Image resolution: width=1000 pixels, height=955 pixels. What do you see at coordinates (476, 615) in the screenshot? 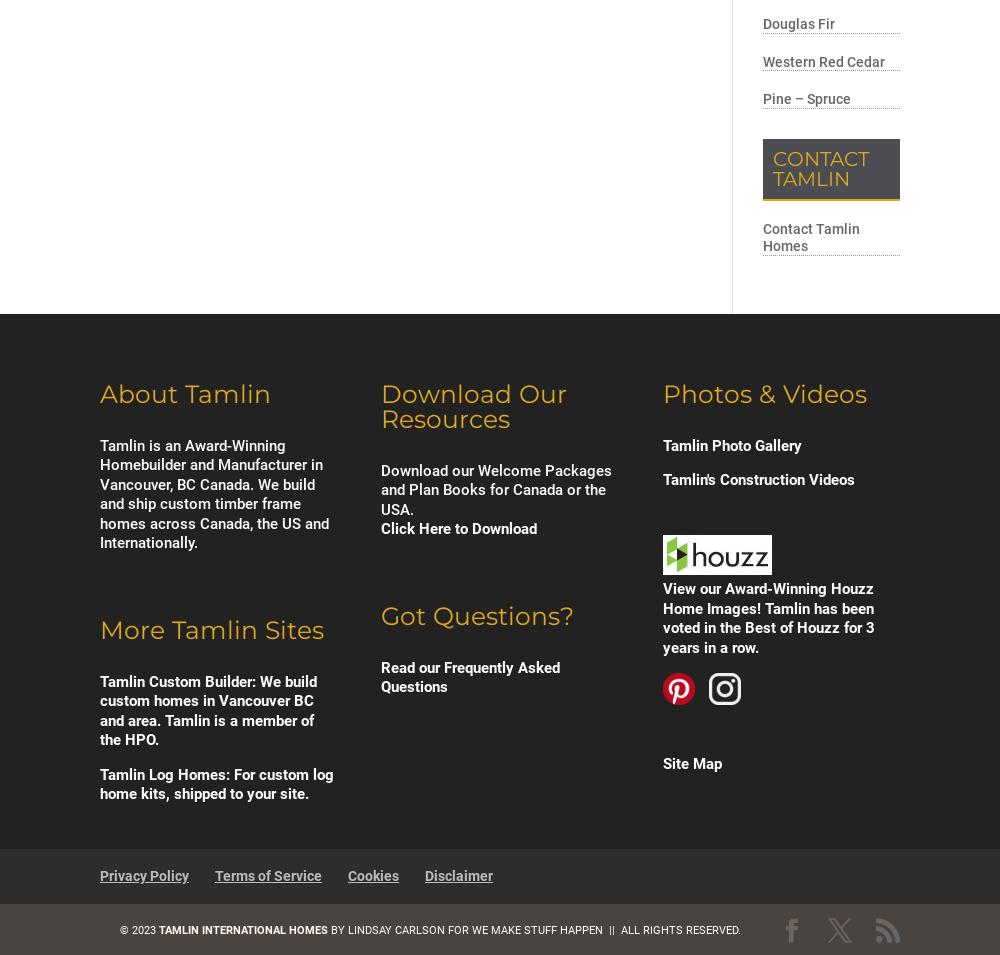
I see `'Got Questions?'` at bounding box center [476, 615].